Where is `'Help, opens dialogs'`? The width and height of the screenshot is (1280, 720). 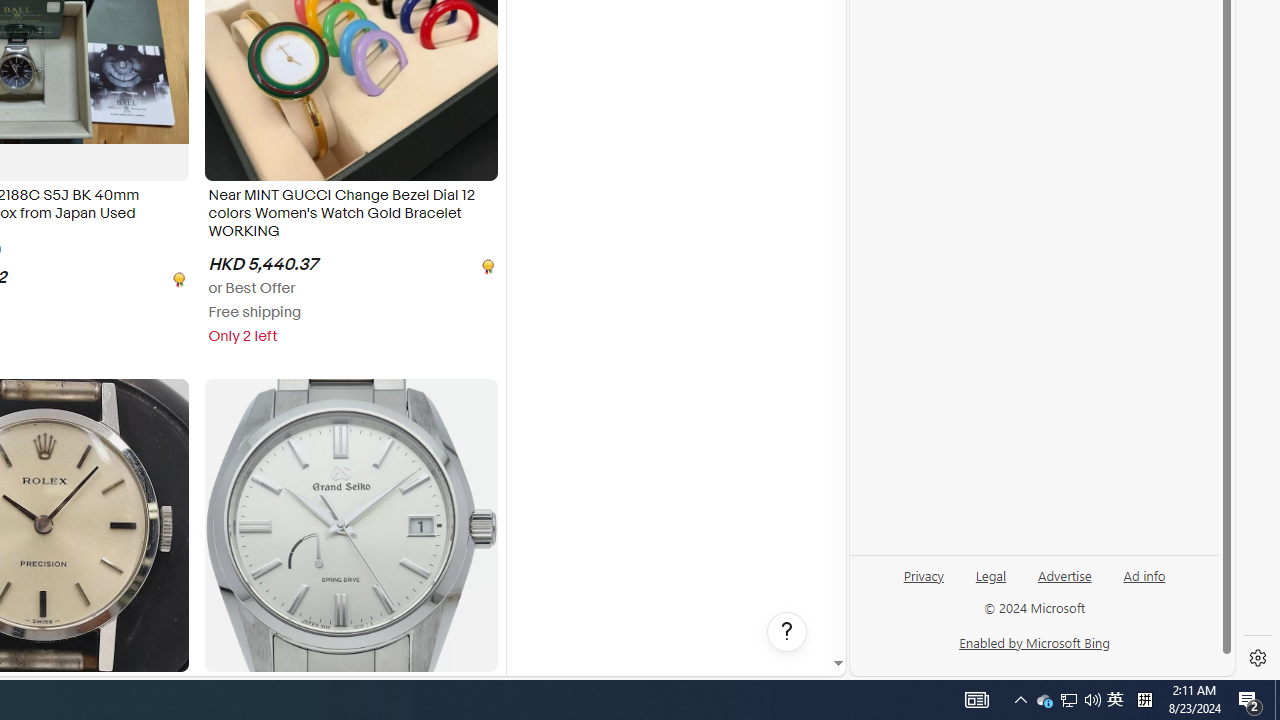
'Help, opens dialogs' is located at coordinates (786, 632).